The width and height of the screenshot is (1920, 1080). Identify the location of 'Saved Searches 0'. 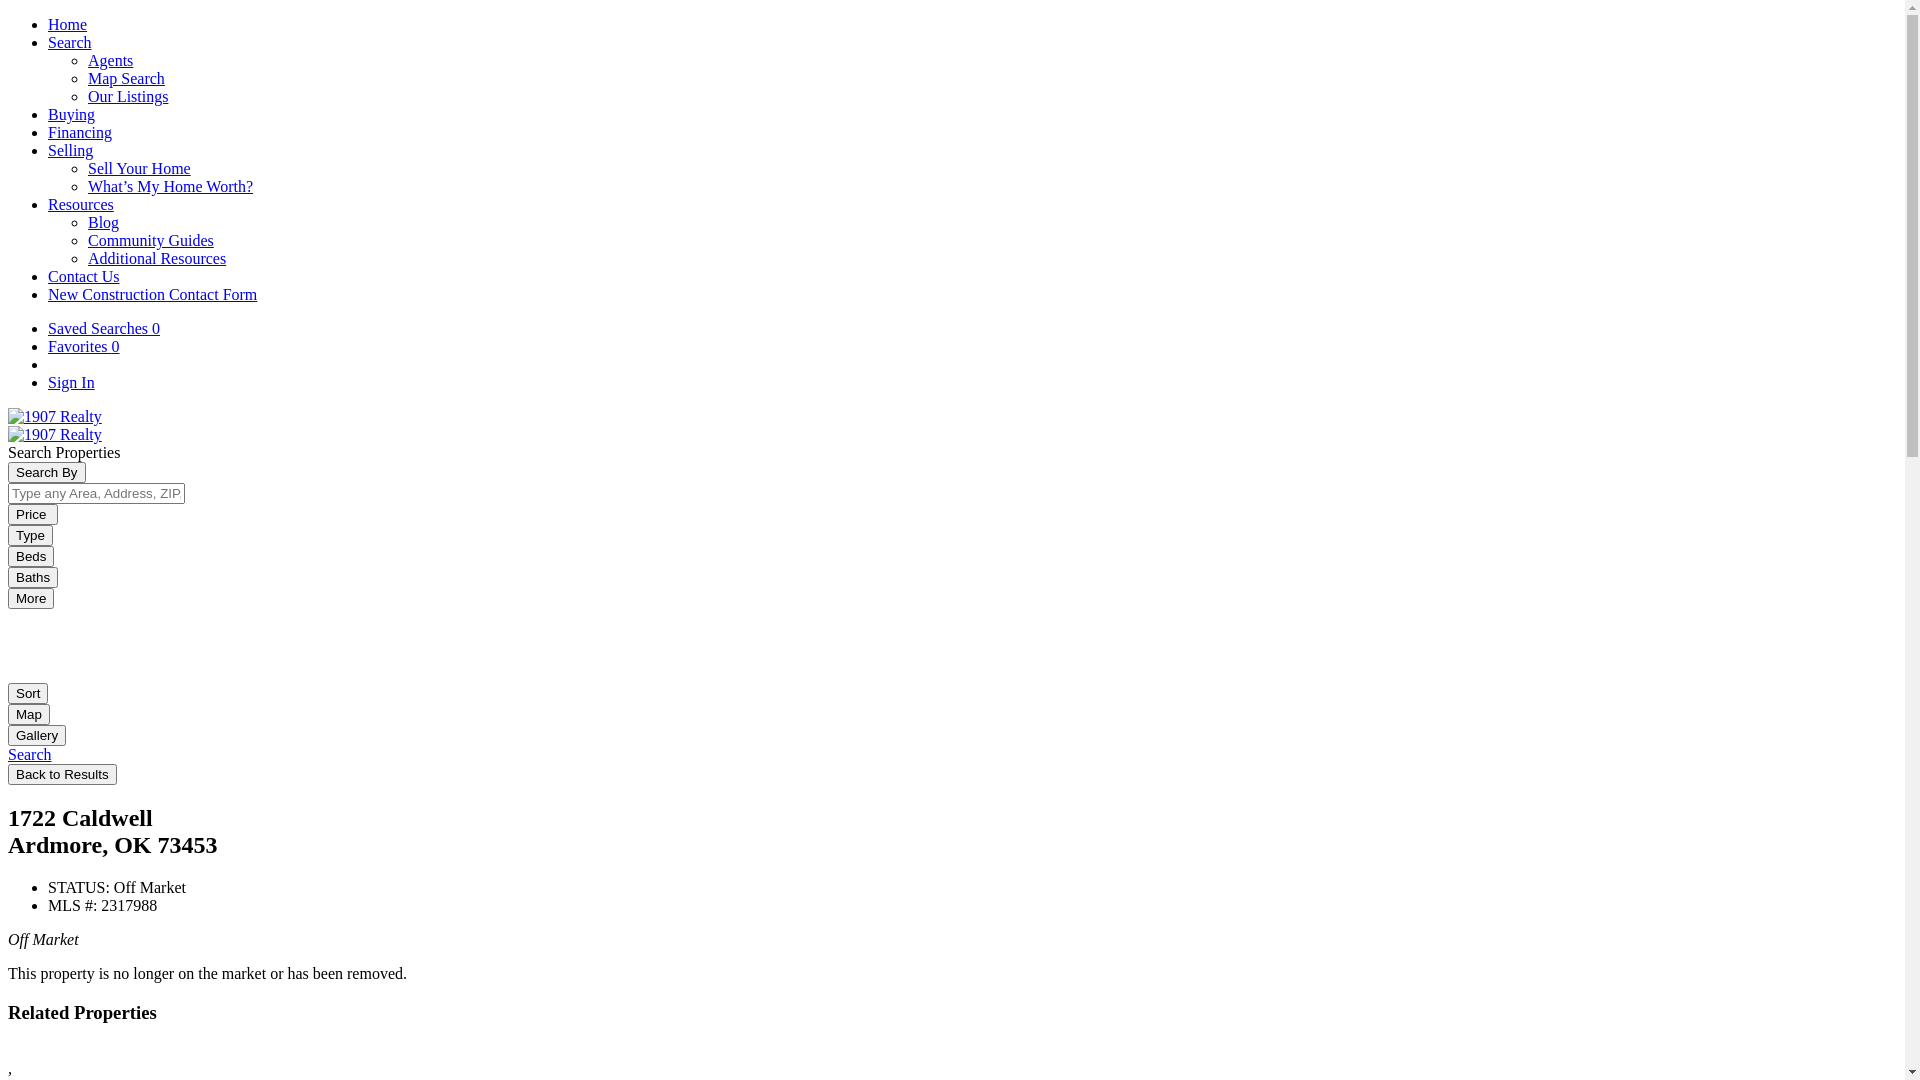
(103, 327).